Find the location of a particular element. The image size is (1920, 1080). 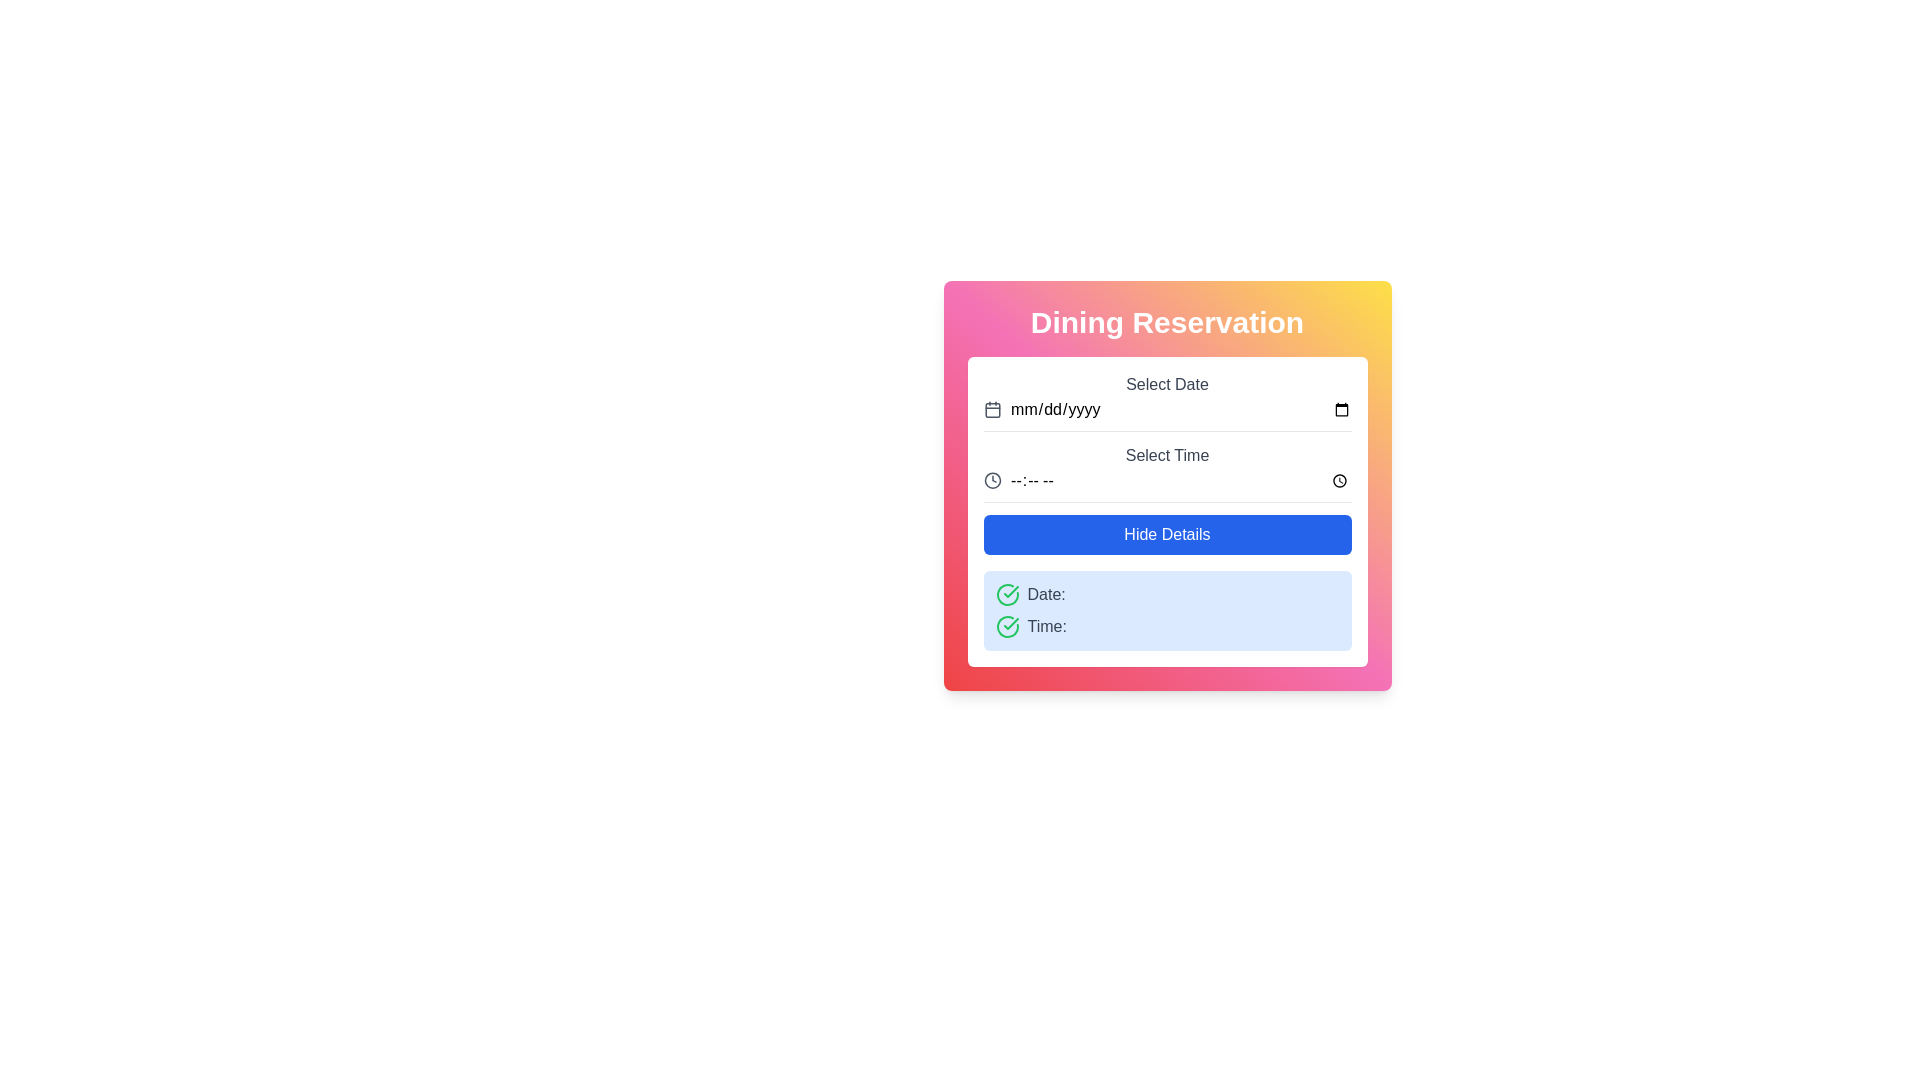

the input field associated with the time label located under 'Select Date' in the 'Dining Reservation' section is located at coordinates (1167, 455).